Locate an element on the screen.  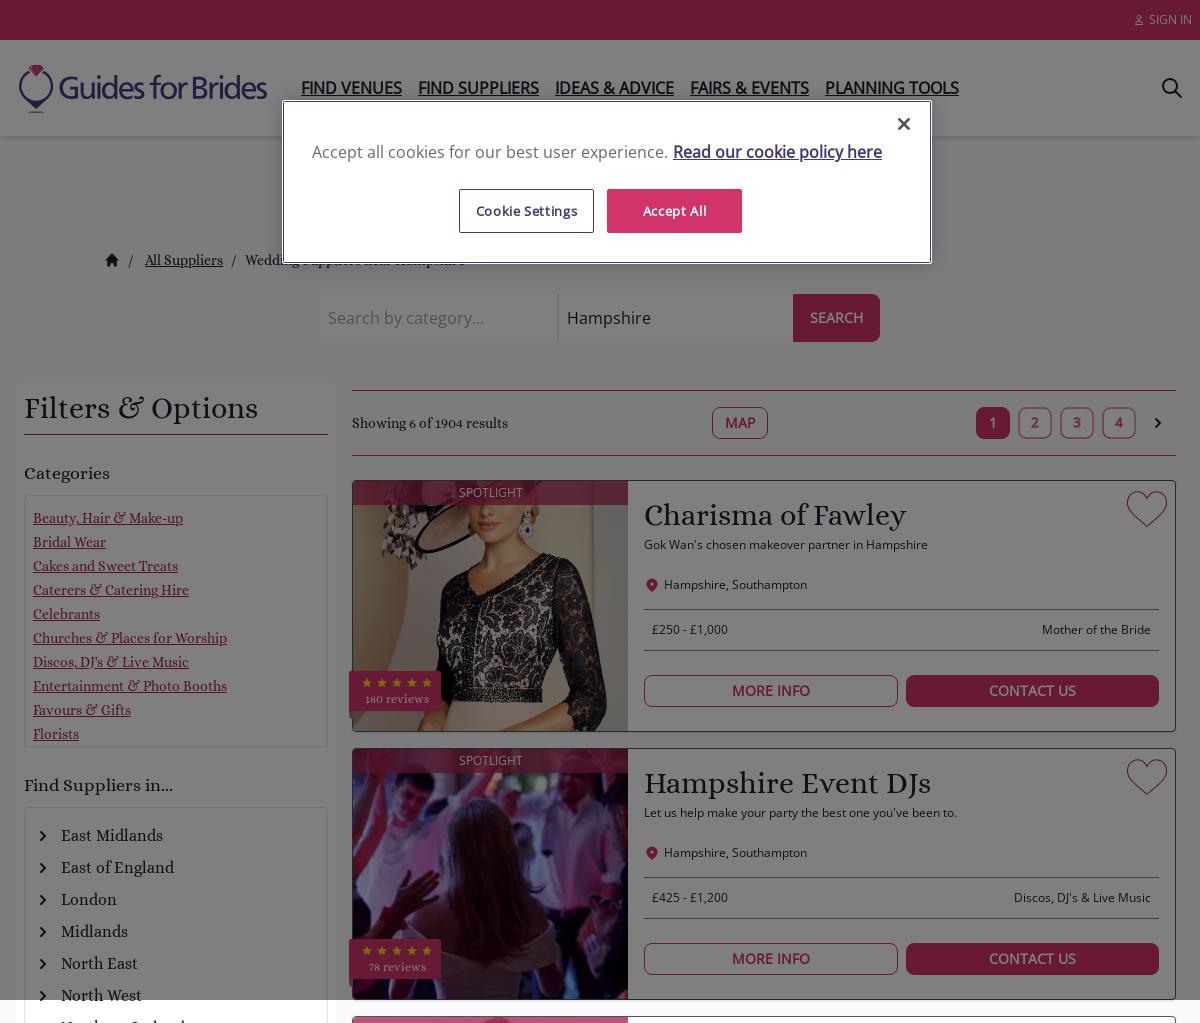
'Beauty, Hair & Make-up' is located at coordinates (108, 517).